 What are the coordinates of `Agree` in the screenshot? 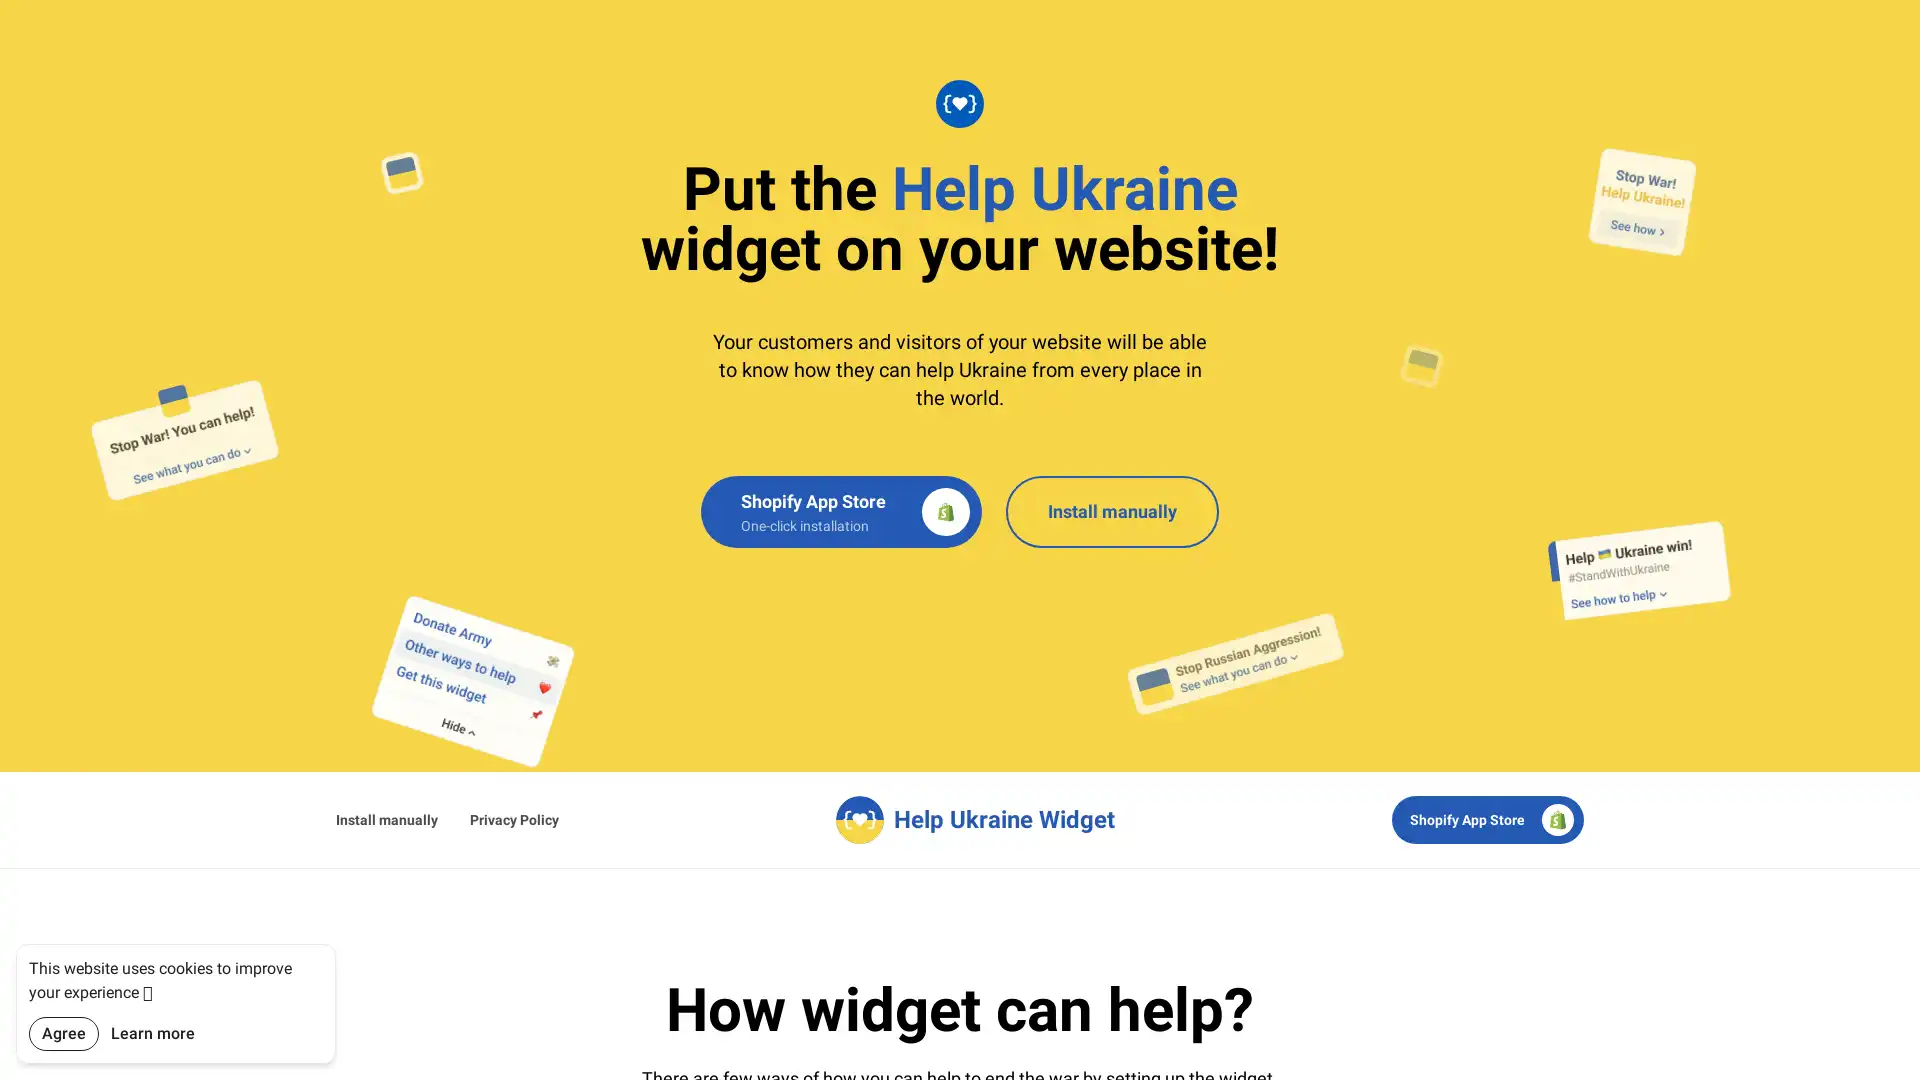 It's located at (63, 1033).